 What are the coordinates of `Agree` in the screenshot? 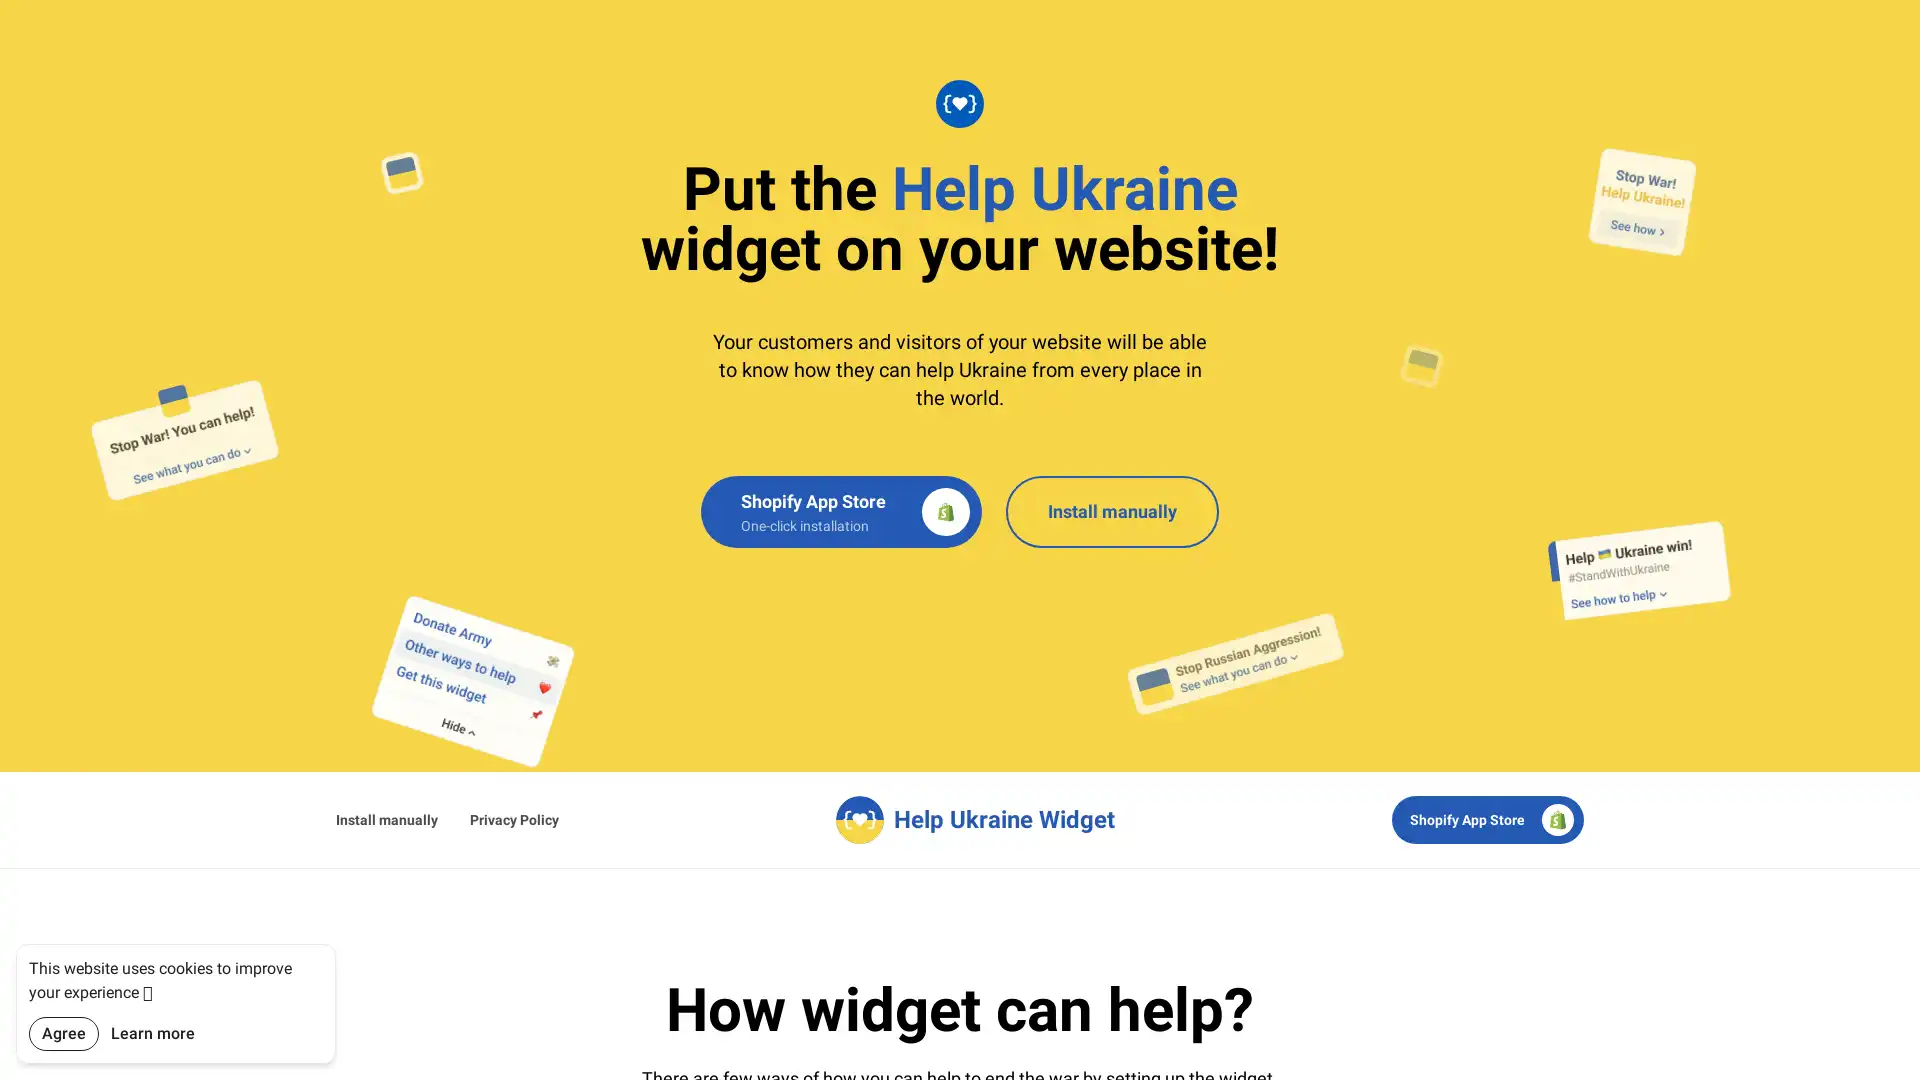 It's located at (63, 1033).